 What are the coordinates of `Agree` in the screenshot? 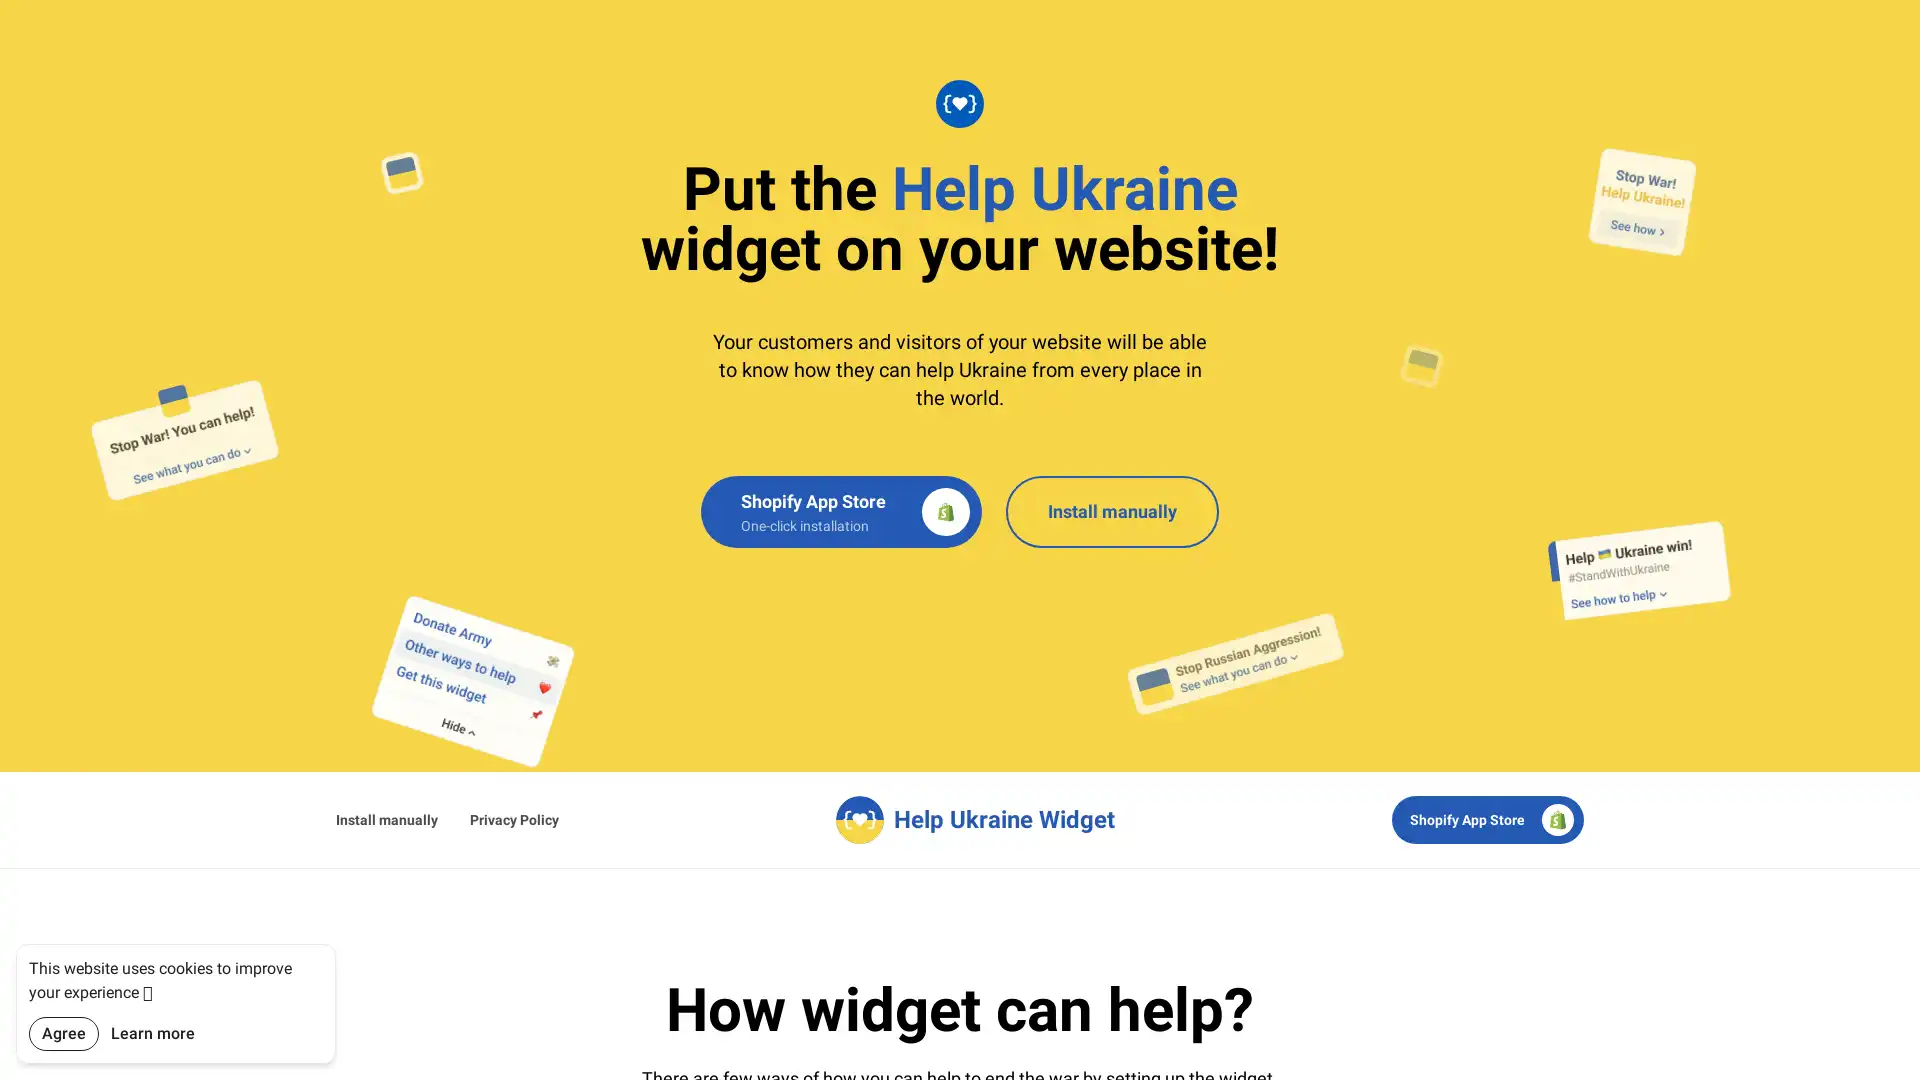 It's located at (63, 1033).